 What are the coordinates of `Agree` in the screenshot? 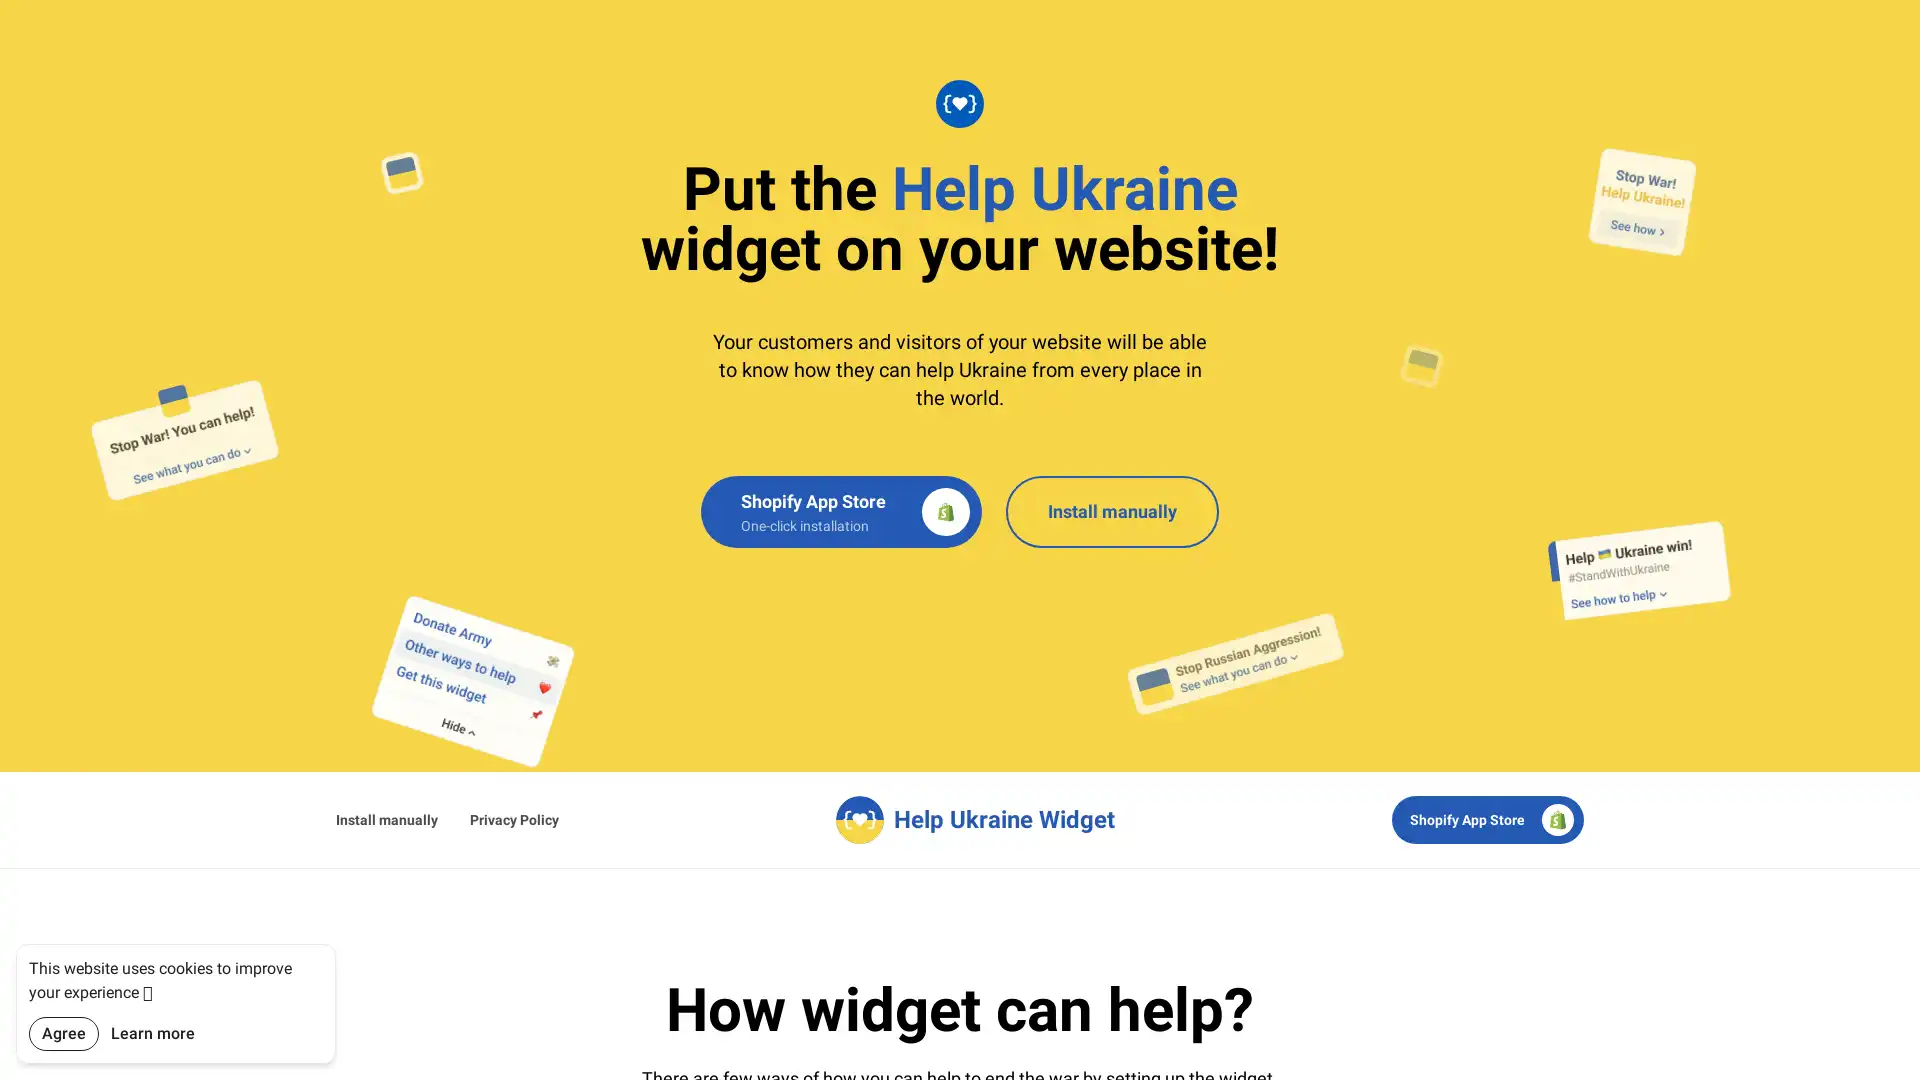 It's located at (63, 1033).